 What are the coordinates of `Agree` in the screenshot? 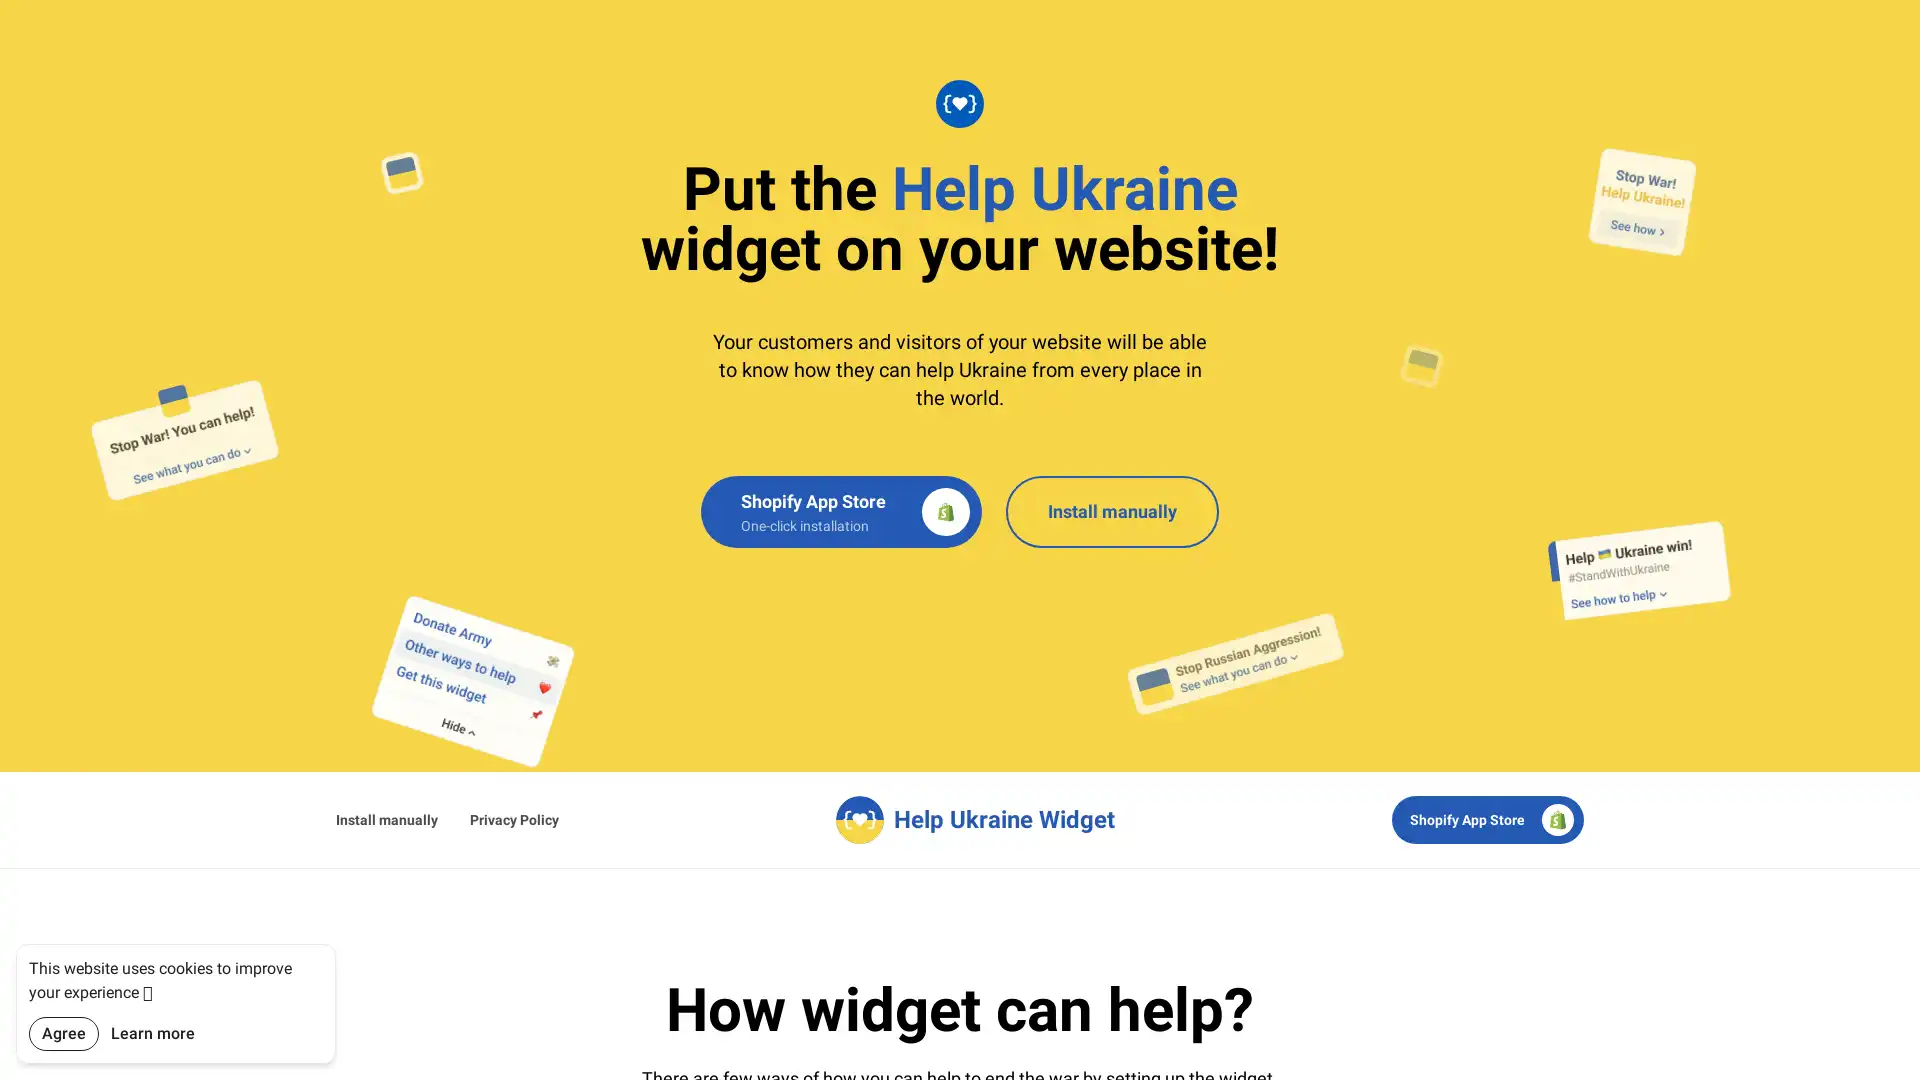 It's located at (63, 1033).